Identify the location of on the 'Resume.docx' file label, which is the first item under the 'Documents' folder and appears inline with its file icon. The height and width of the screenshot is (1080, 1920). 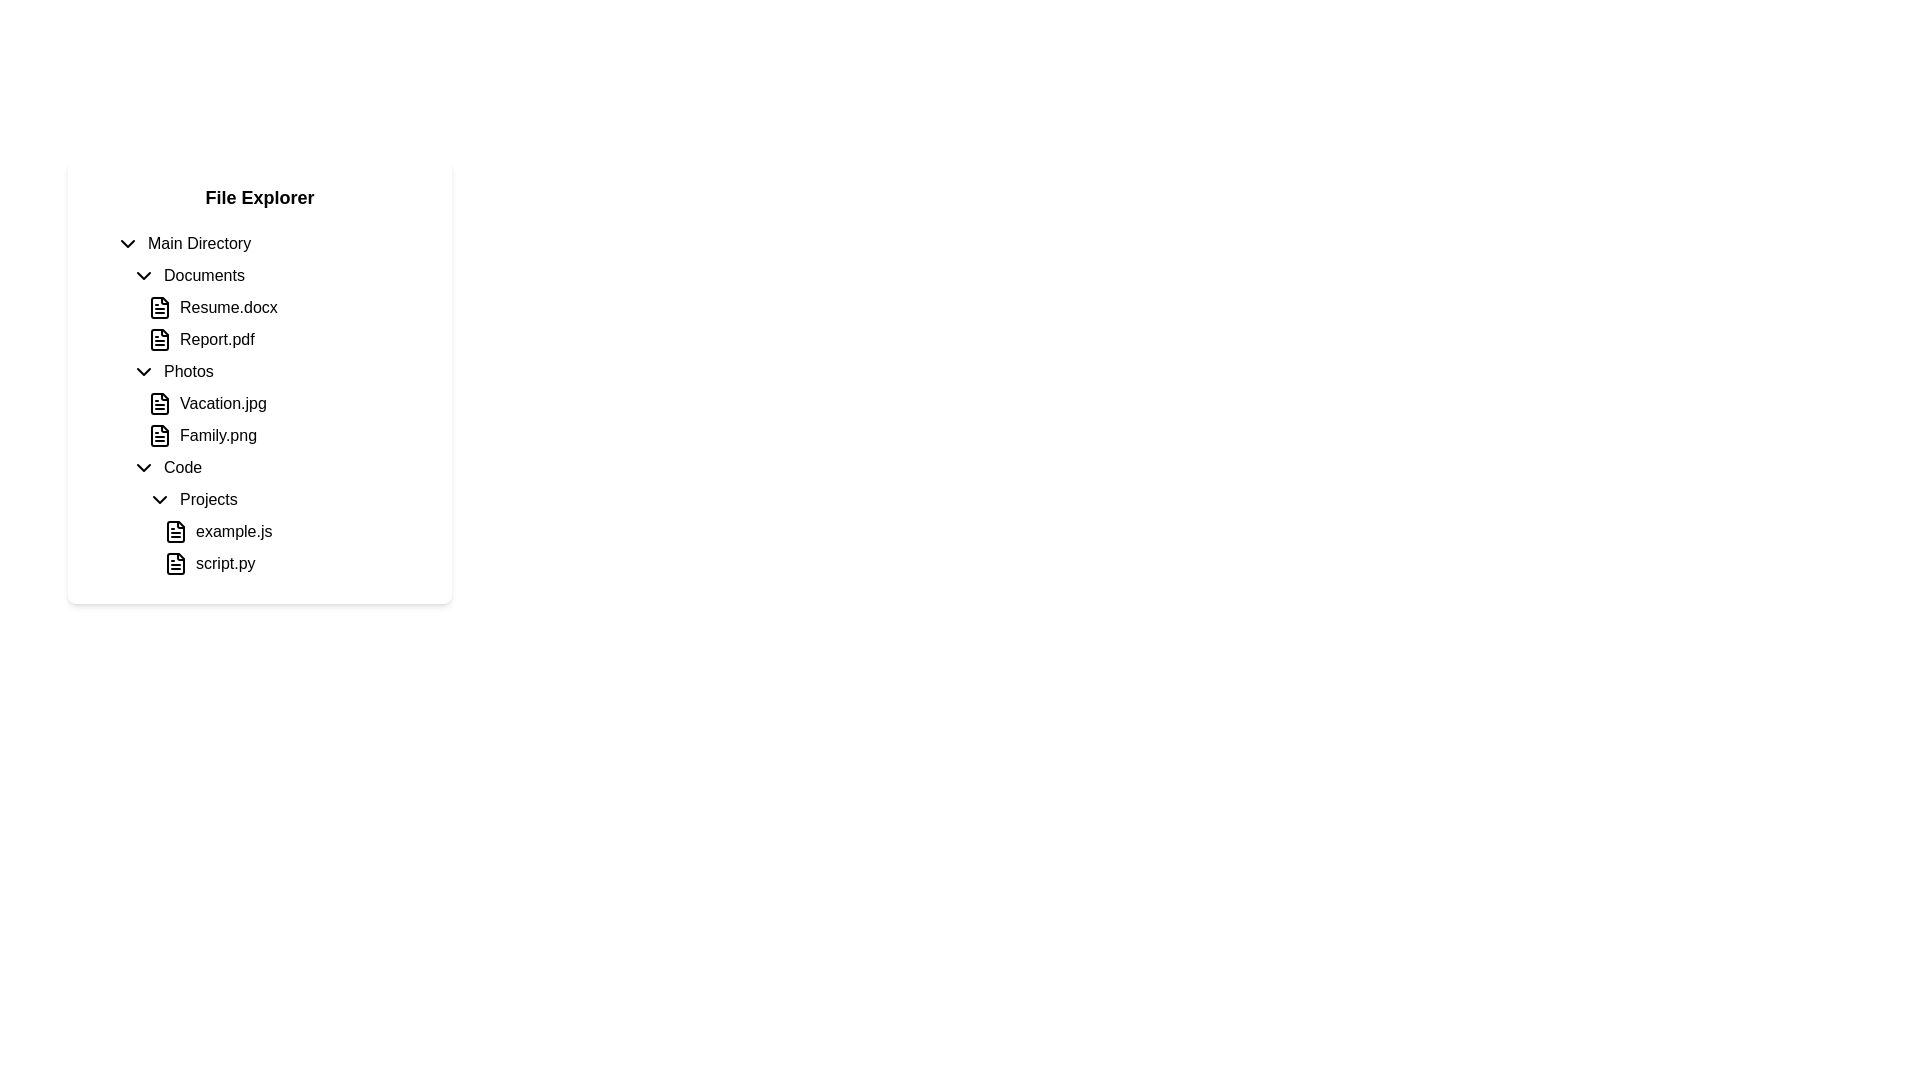
(274, 308).